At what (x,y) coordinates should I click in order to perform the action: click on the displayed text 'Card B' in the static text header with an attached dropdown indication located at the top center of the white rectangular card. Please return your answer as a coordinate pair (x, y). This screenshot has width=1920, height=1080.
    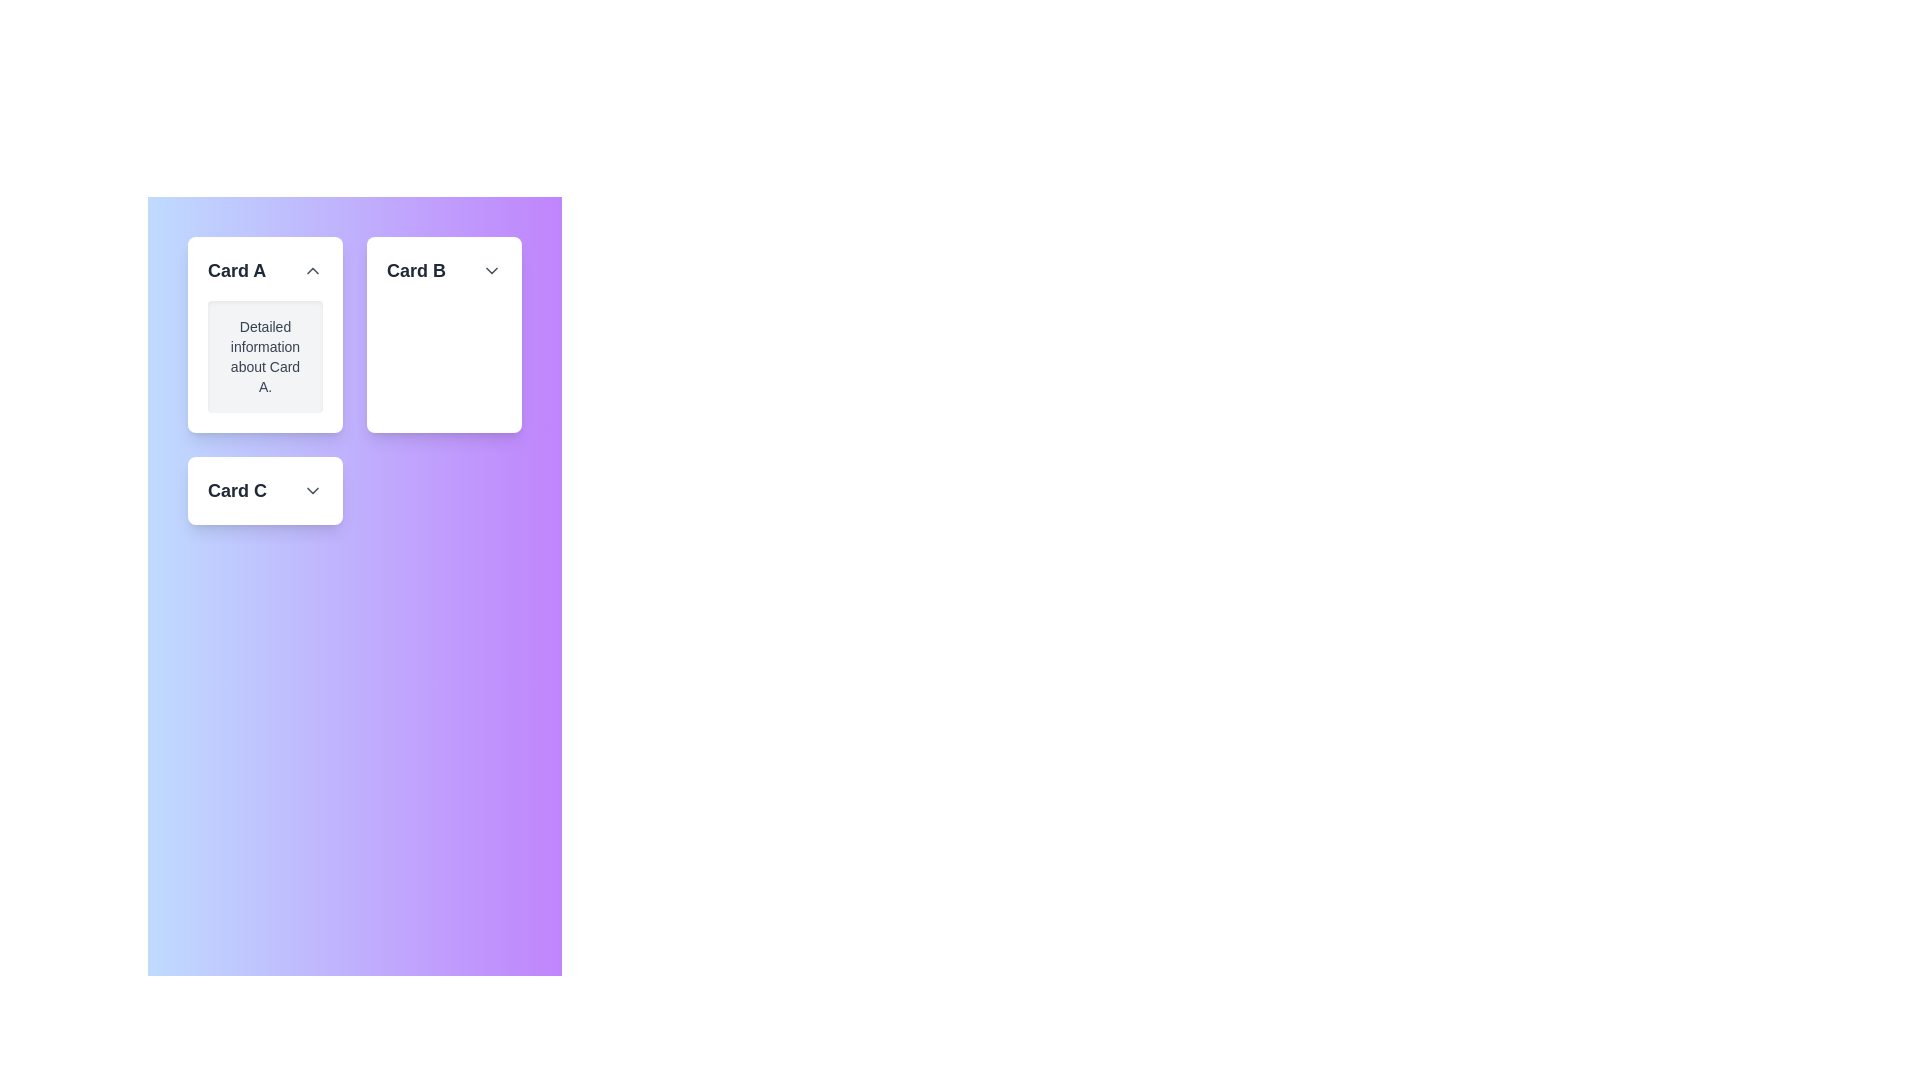
    Looking at the image, I should click on (443, 270).